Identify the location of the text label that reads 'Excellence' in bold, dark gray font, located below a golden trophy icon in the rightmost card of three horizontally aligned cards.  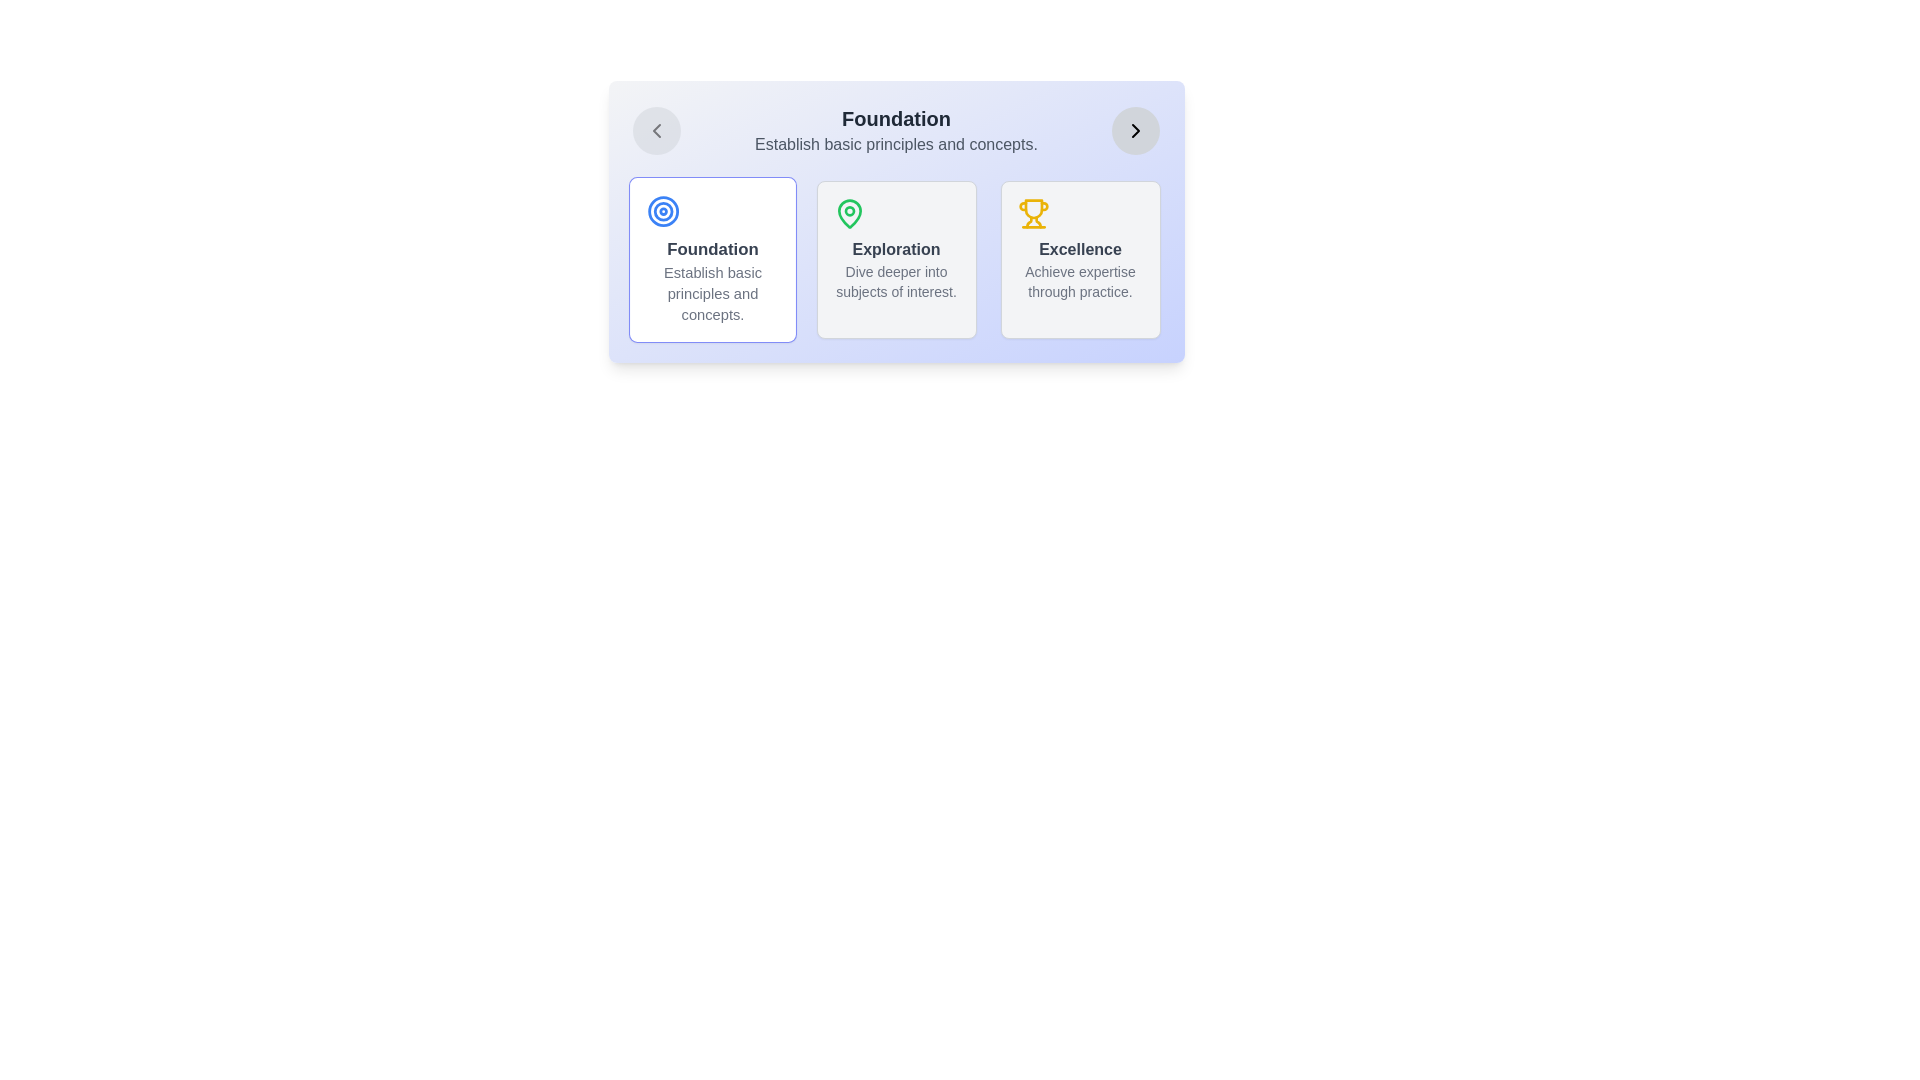
(1079, 249).